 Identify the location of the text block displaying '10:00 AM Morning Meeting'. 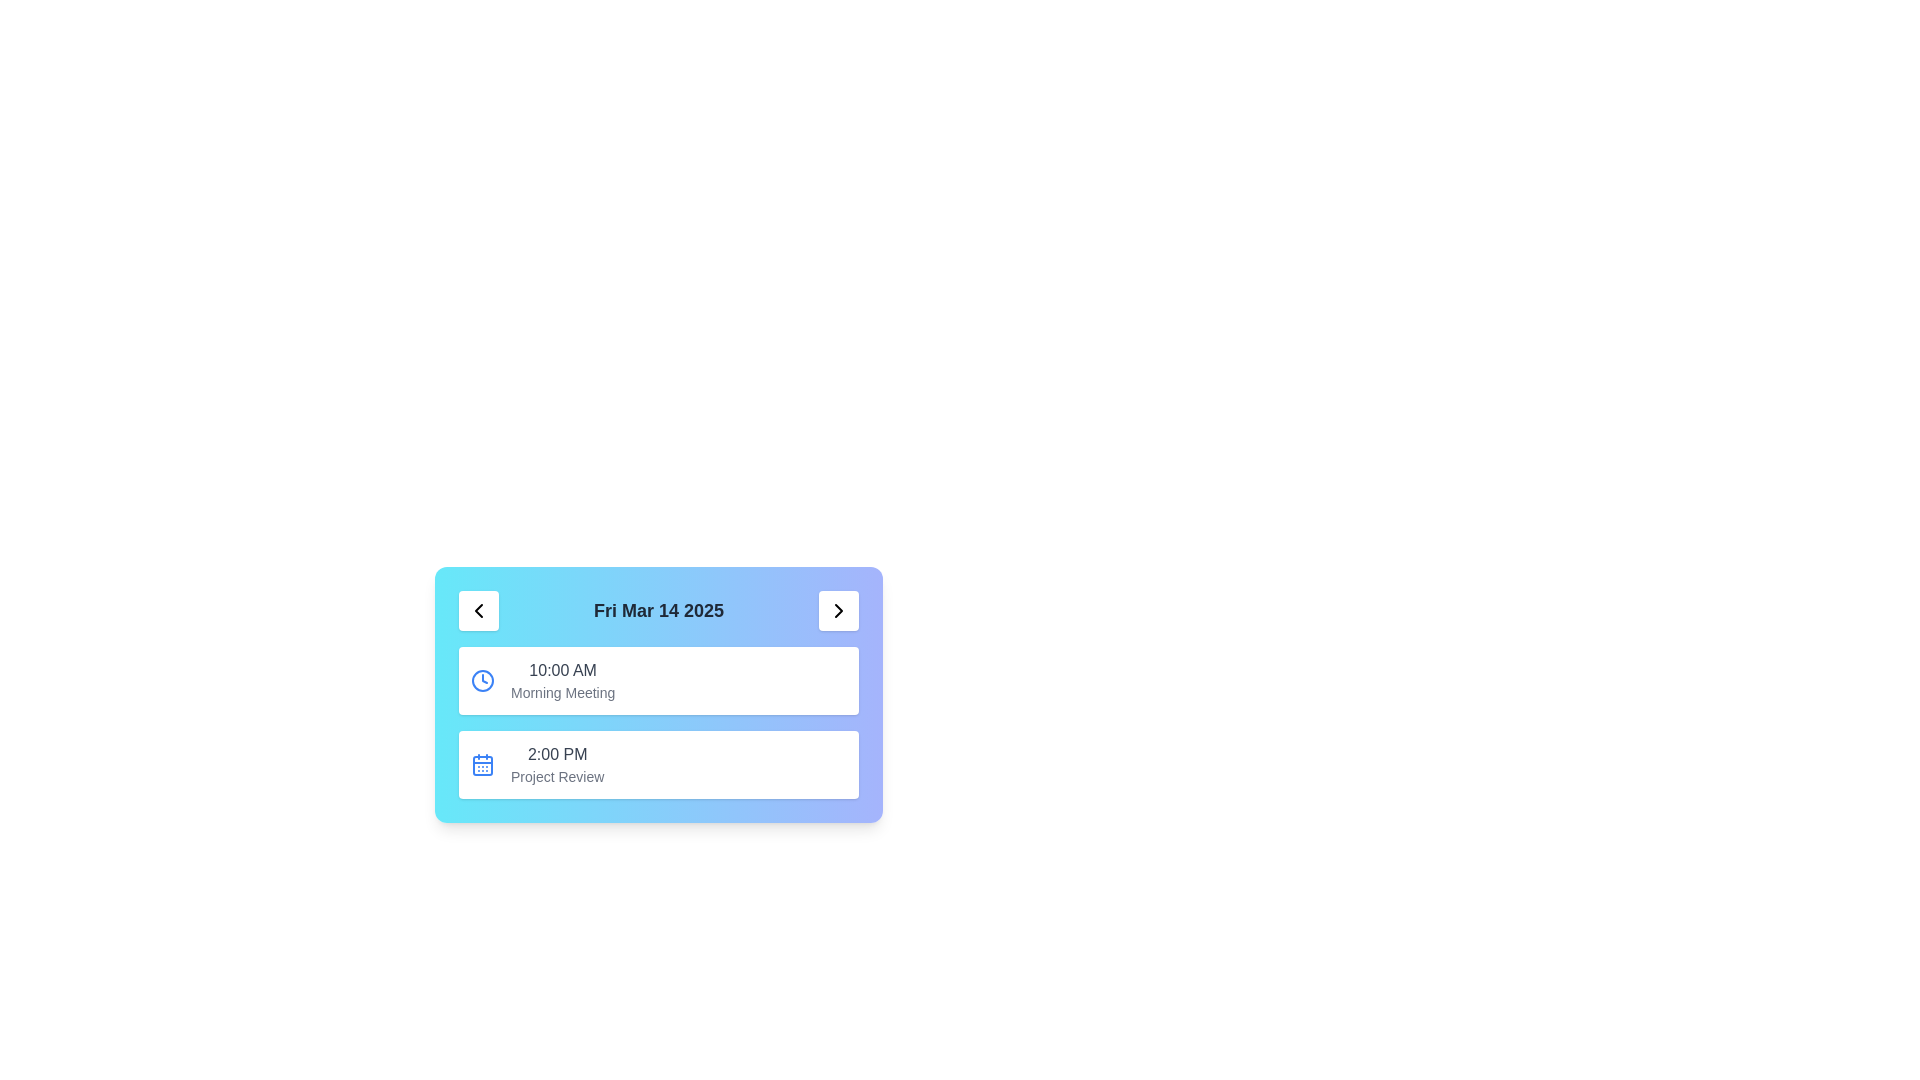
(562, 680).